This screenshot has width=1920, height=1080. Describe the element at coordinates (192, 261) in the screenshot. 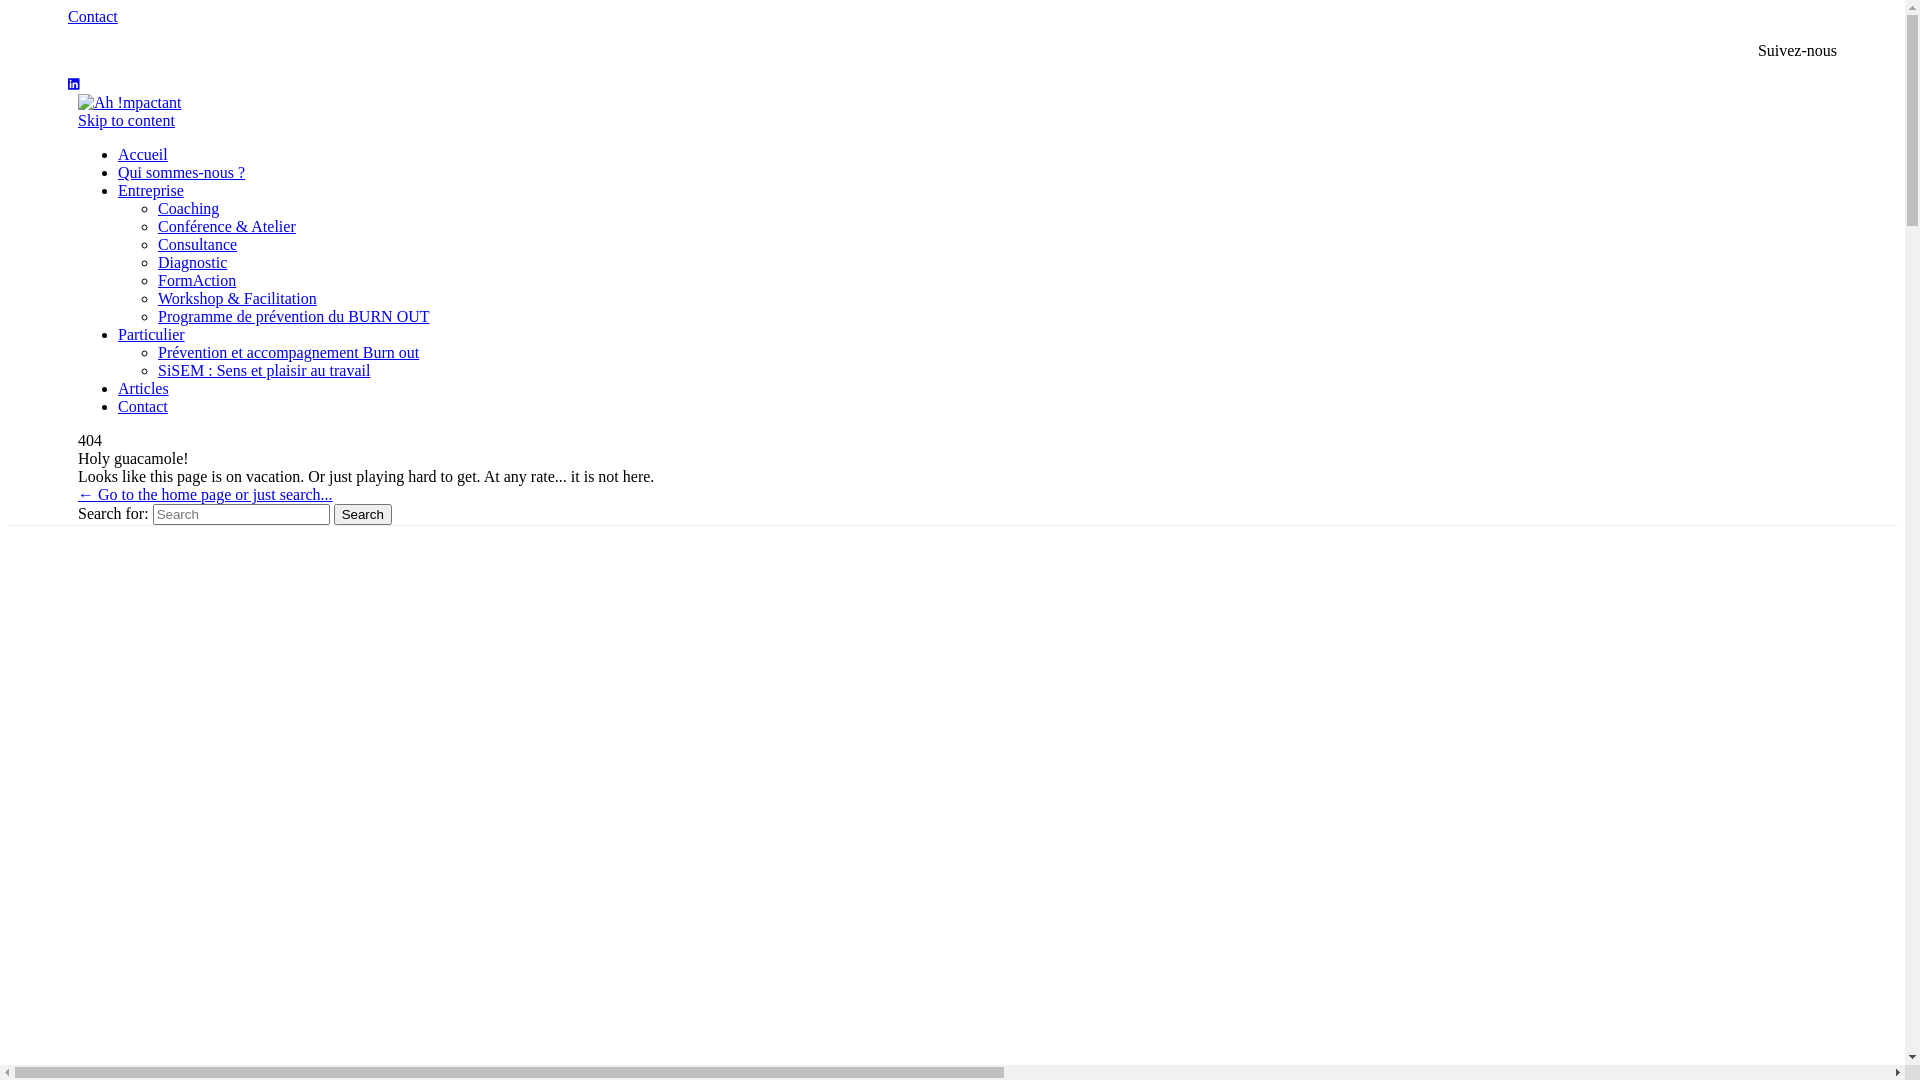

I see `'Diagnostic'` at that location.